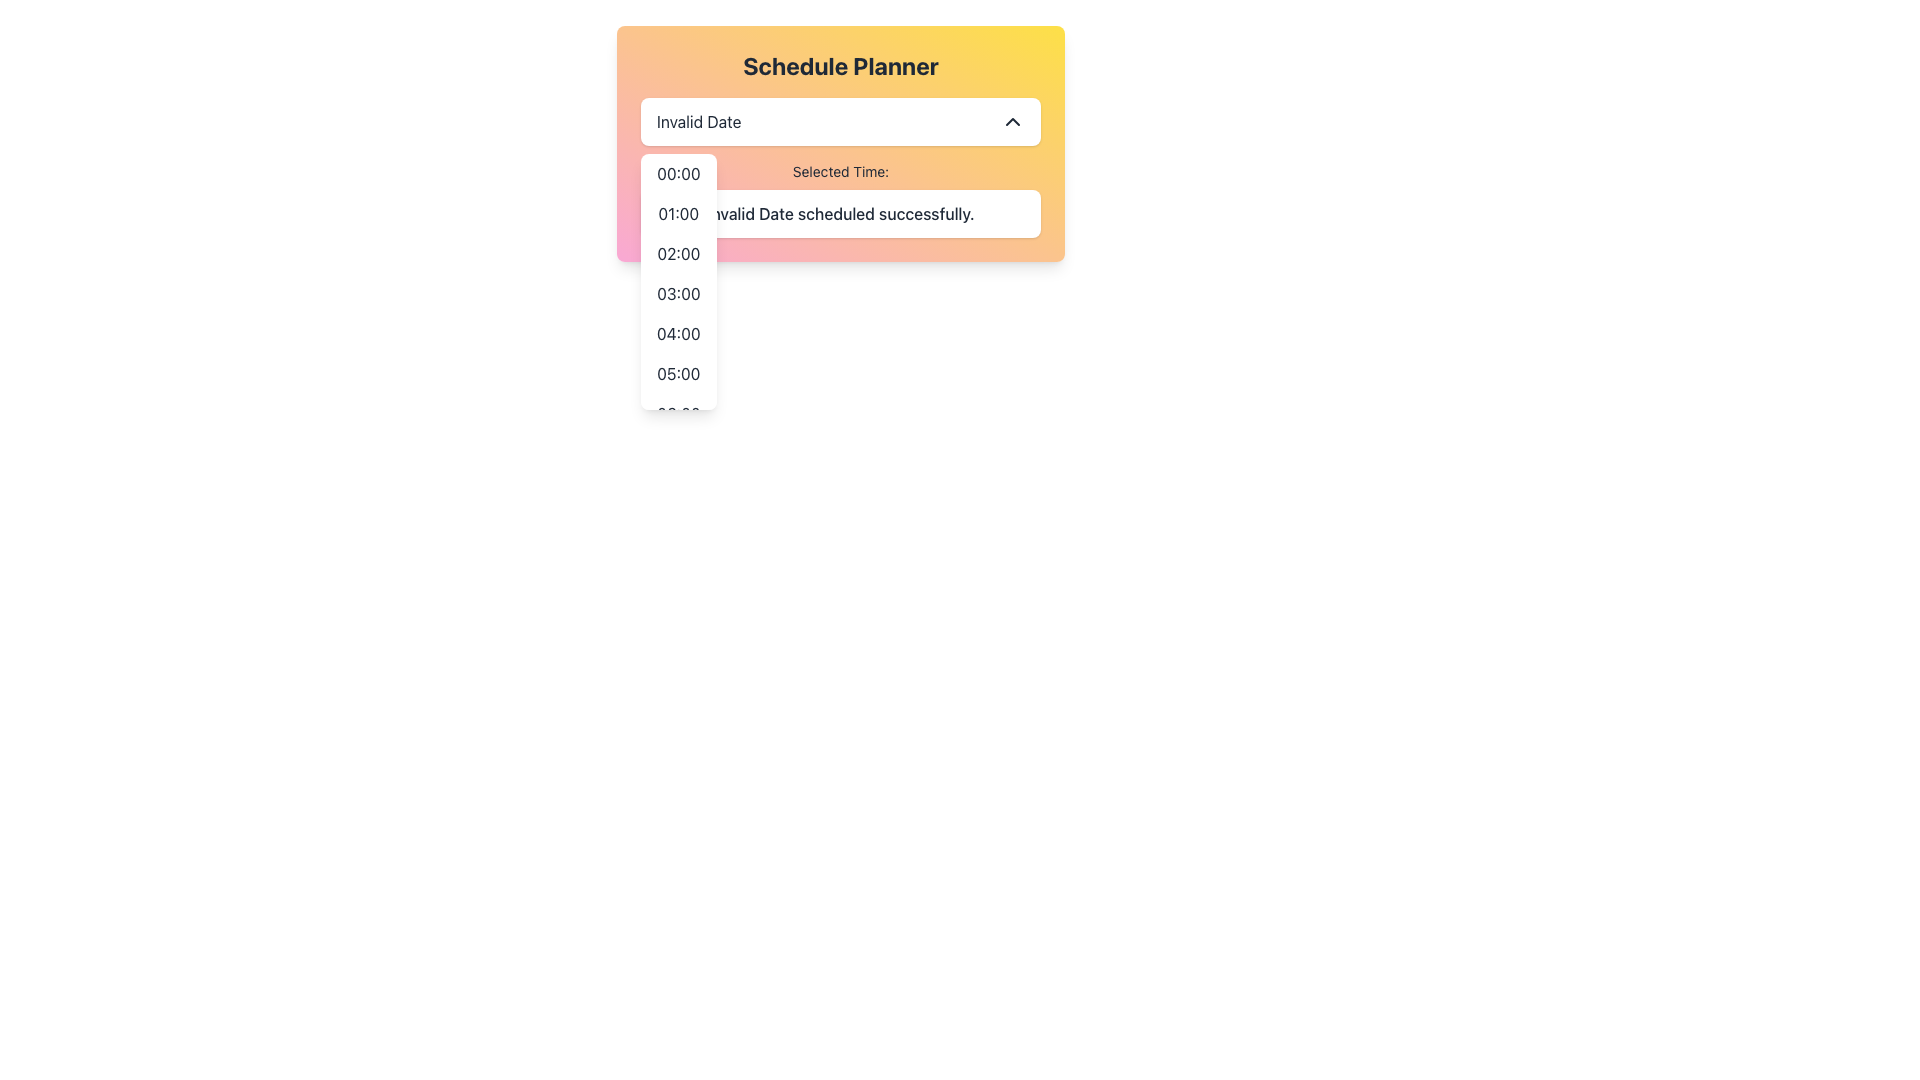 This screenshot has width=1920, height=1080. I want to click on the Dropdown Button labeled 'Invalid Date', so click(840, 122).